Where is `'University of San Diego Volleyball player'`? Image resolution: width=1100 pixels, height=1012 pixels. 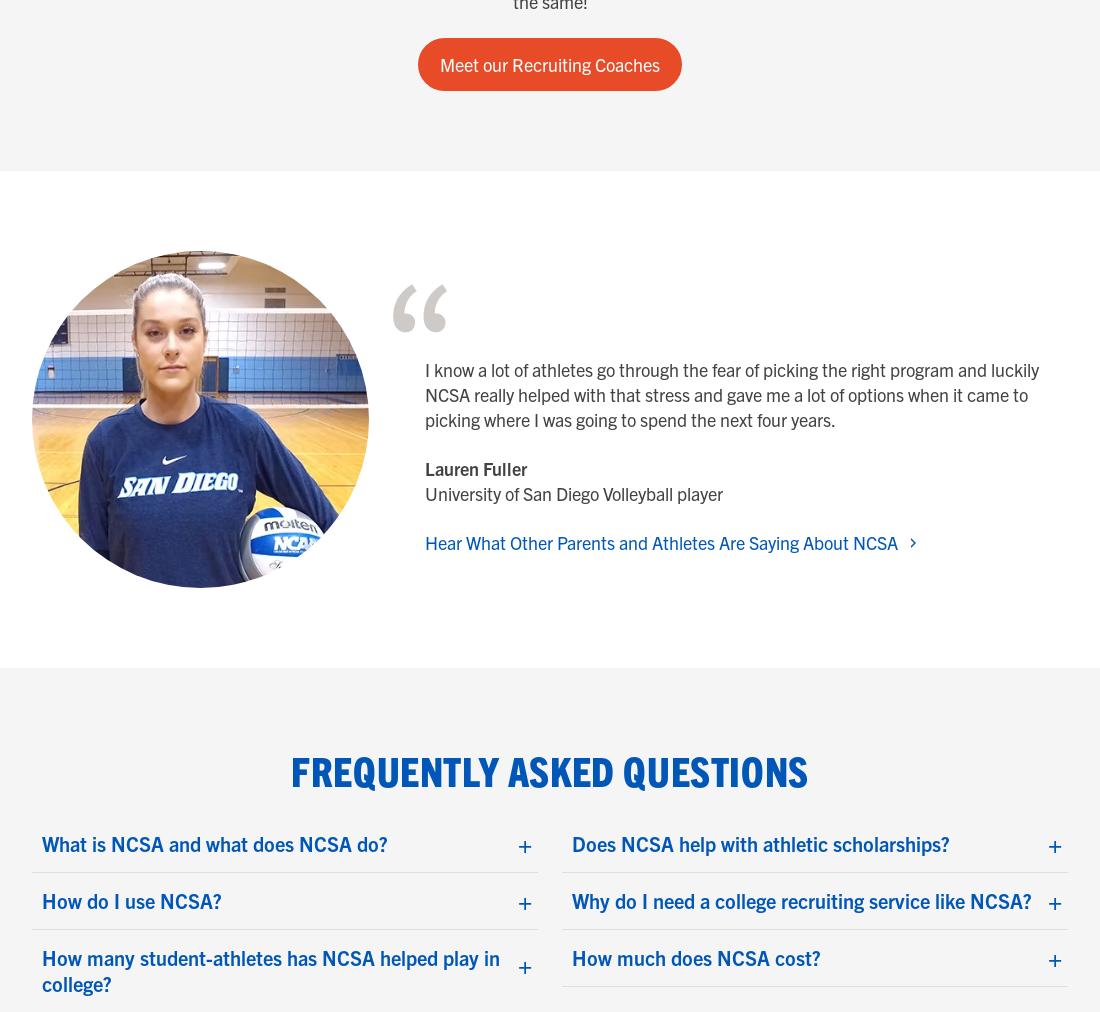
'University of San Diego Volleyball player' is located at coordinates (572, 493).